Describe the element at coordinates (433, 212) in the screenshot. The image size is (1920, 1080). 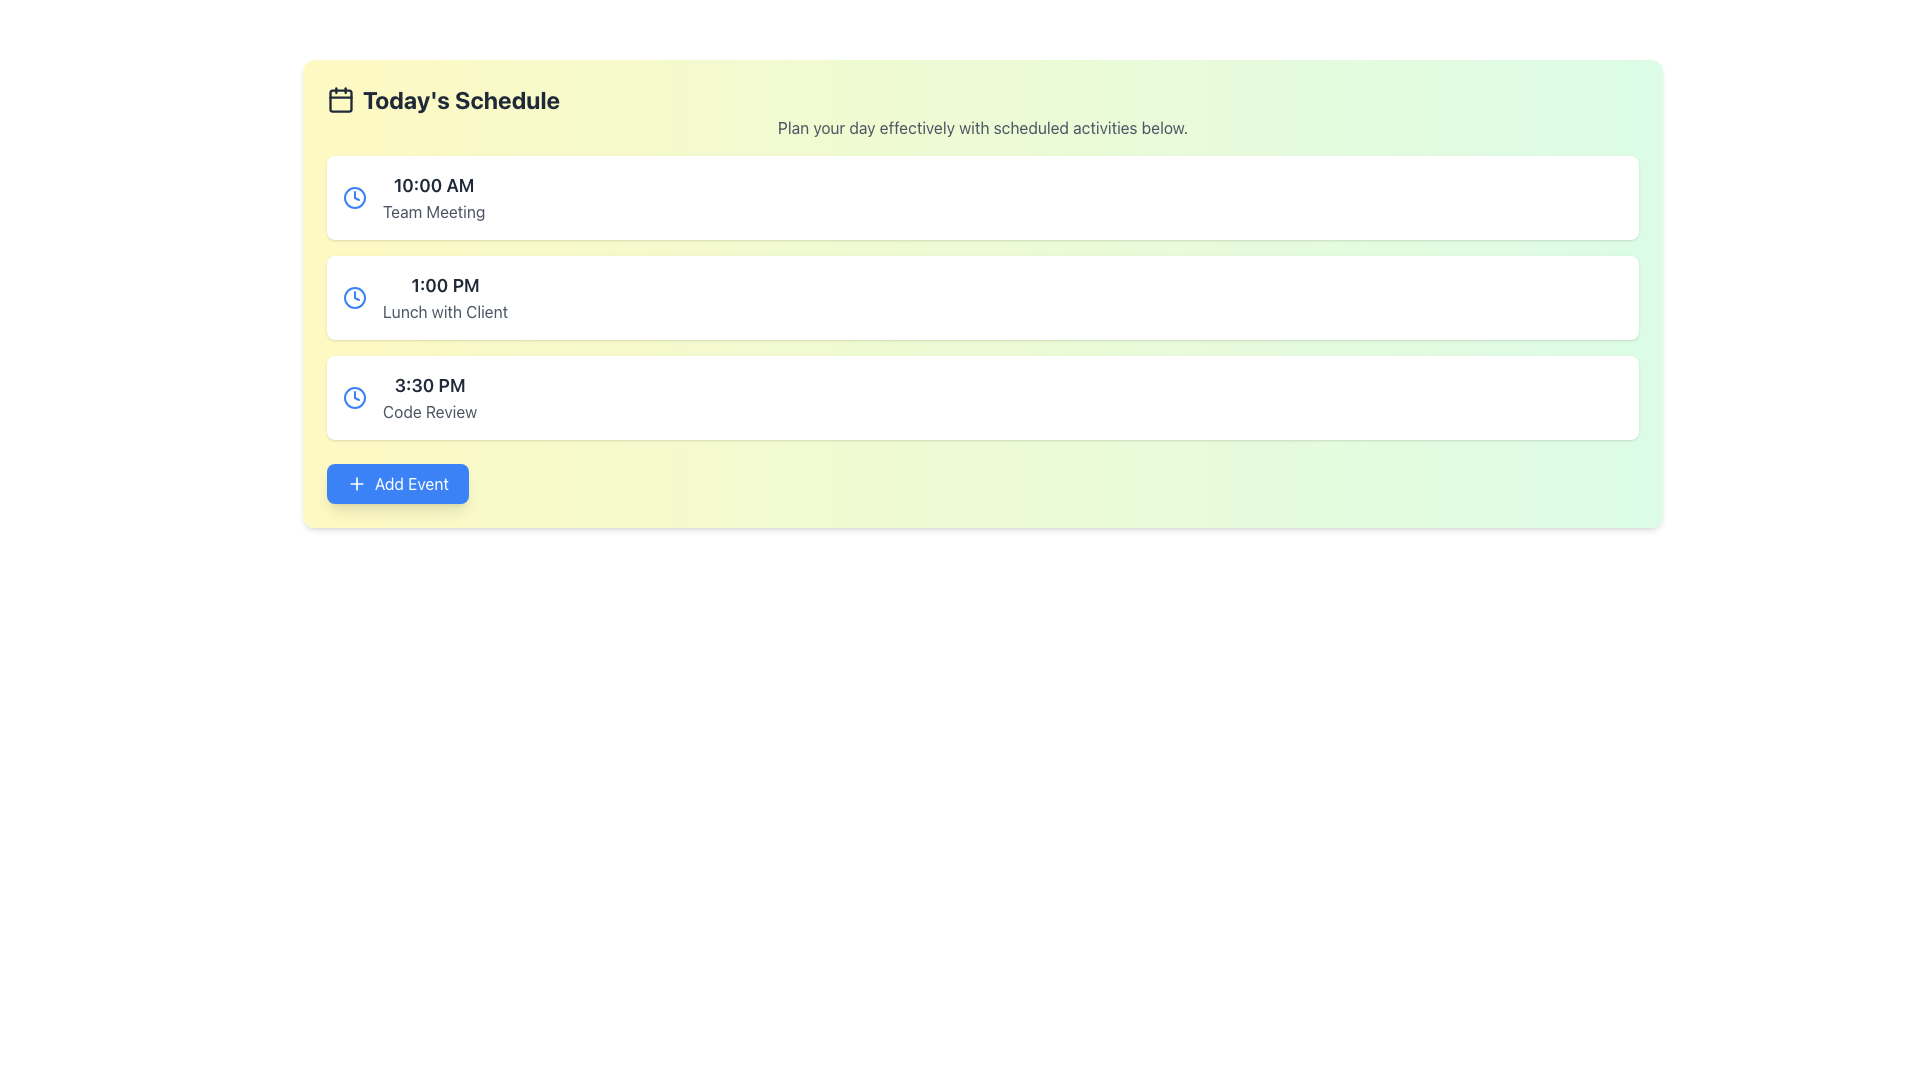
I see `the 'Team Meeting' text label, which is styled in gray and located directly beneath the '10:00 AM' text in the first white card of the schedule list` at that location.